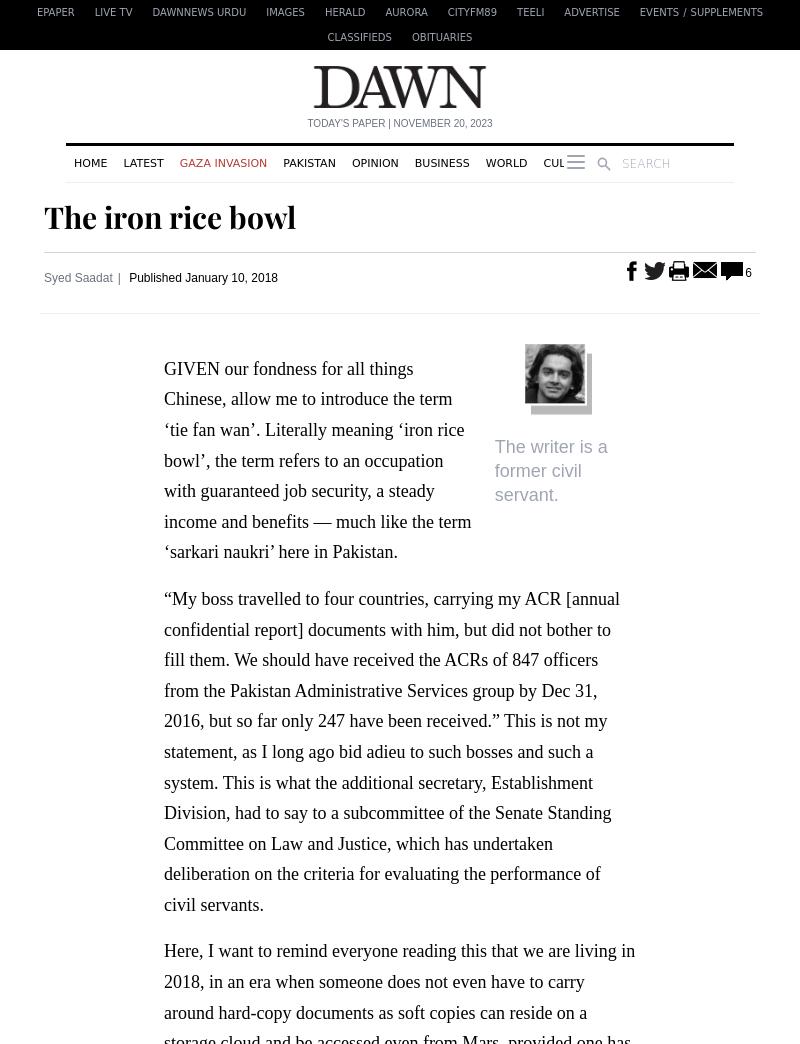  I want to click on 'Herald', so click(344, 11).